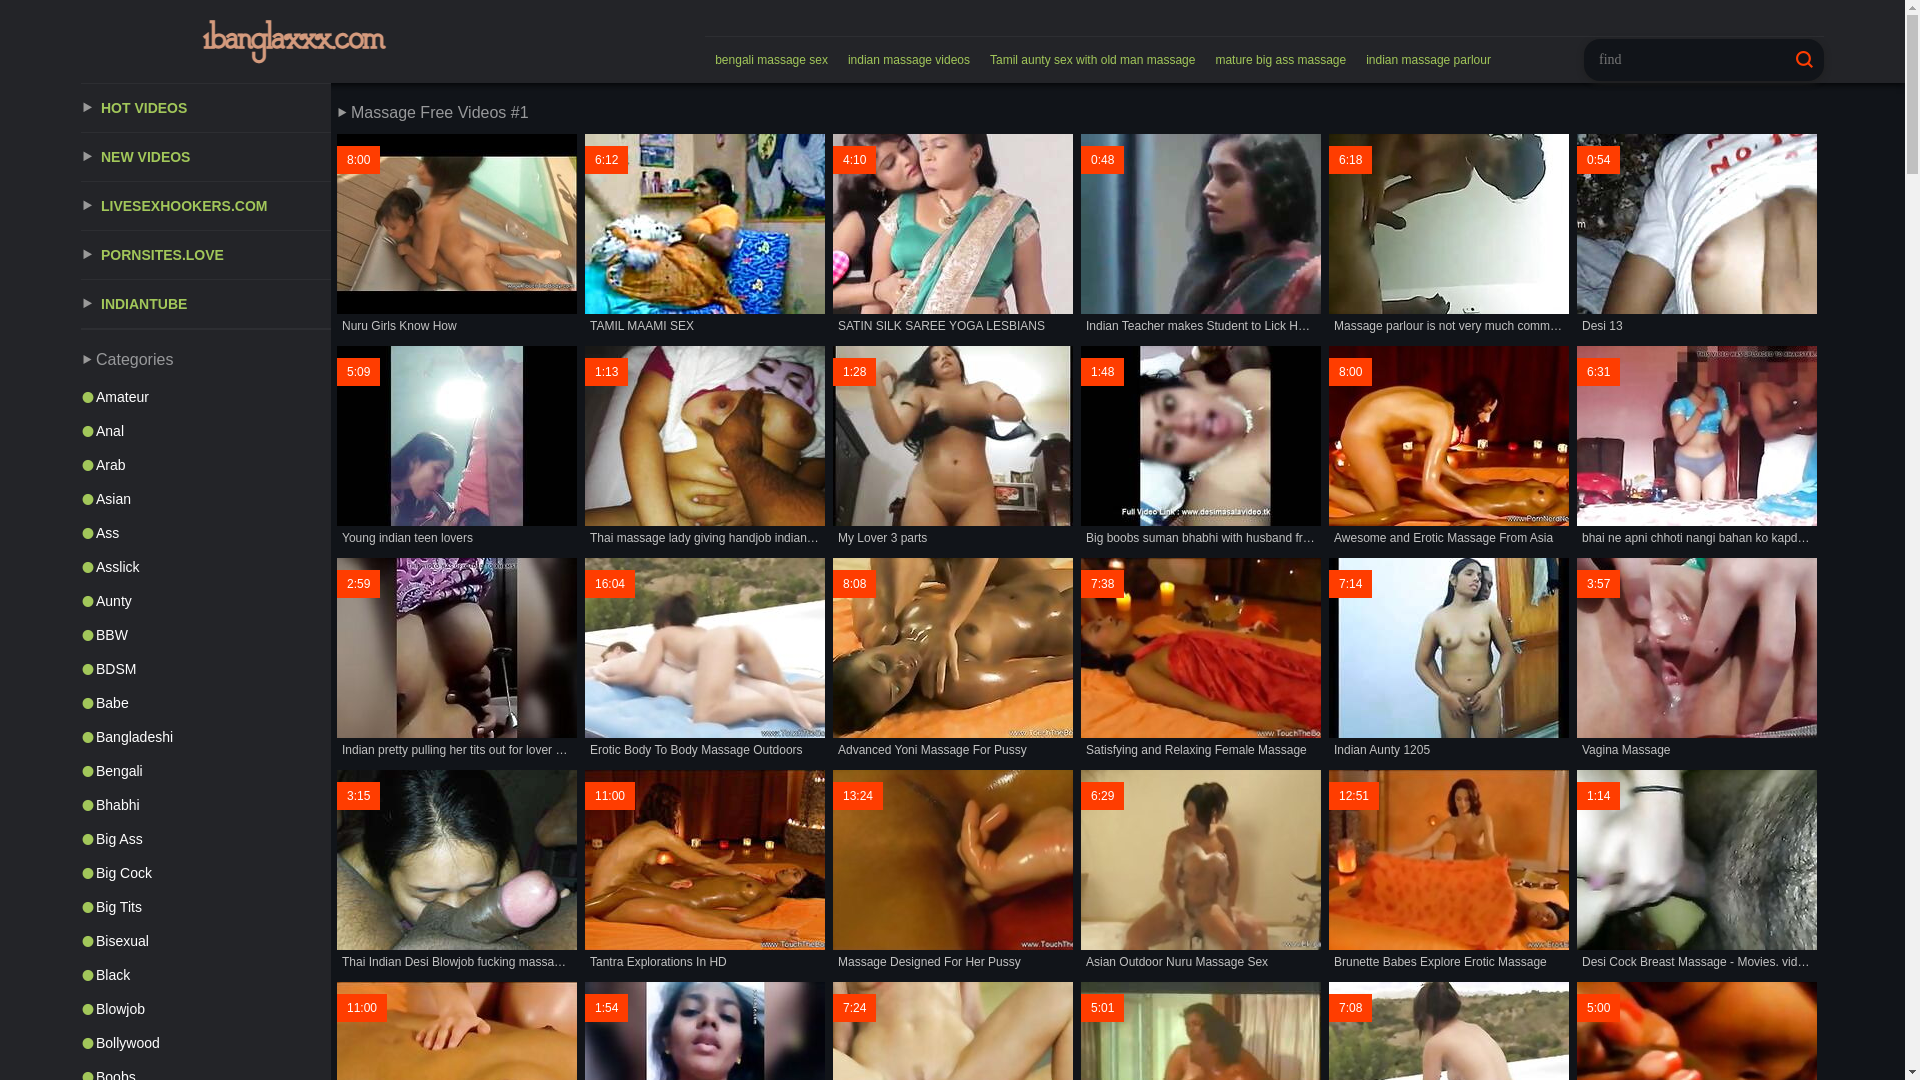 The image size is (1920, 1080). I want to click on '0:54, so click(1696, 234).